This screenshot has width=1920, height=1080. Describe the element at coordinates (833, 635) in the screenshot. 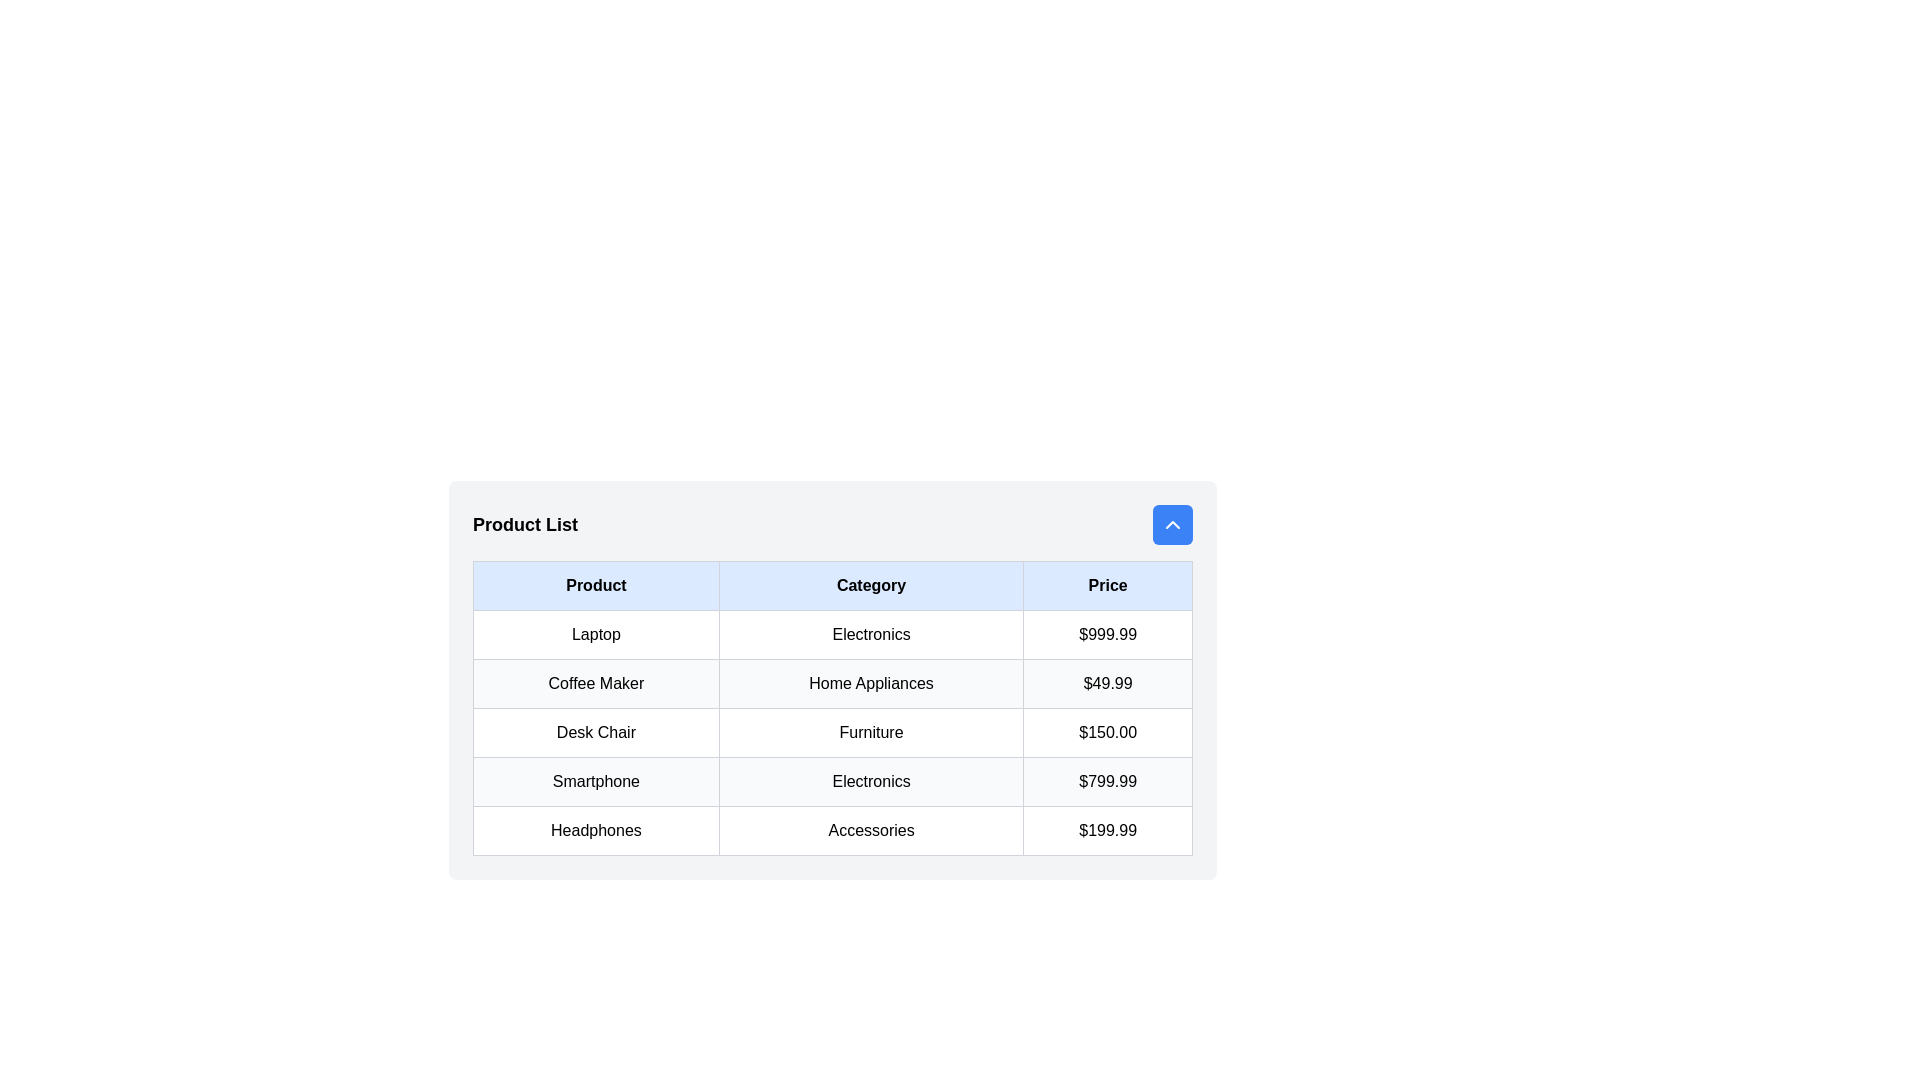

I see `the first row of the product table displaying details for 'Laptop', which includes the category 'Electronics' and price '$999.99'` at that location.